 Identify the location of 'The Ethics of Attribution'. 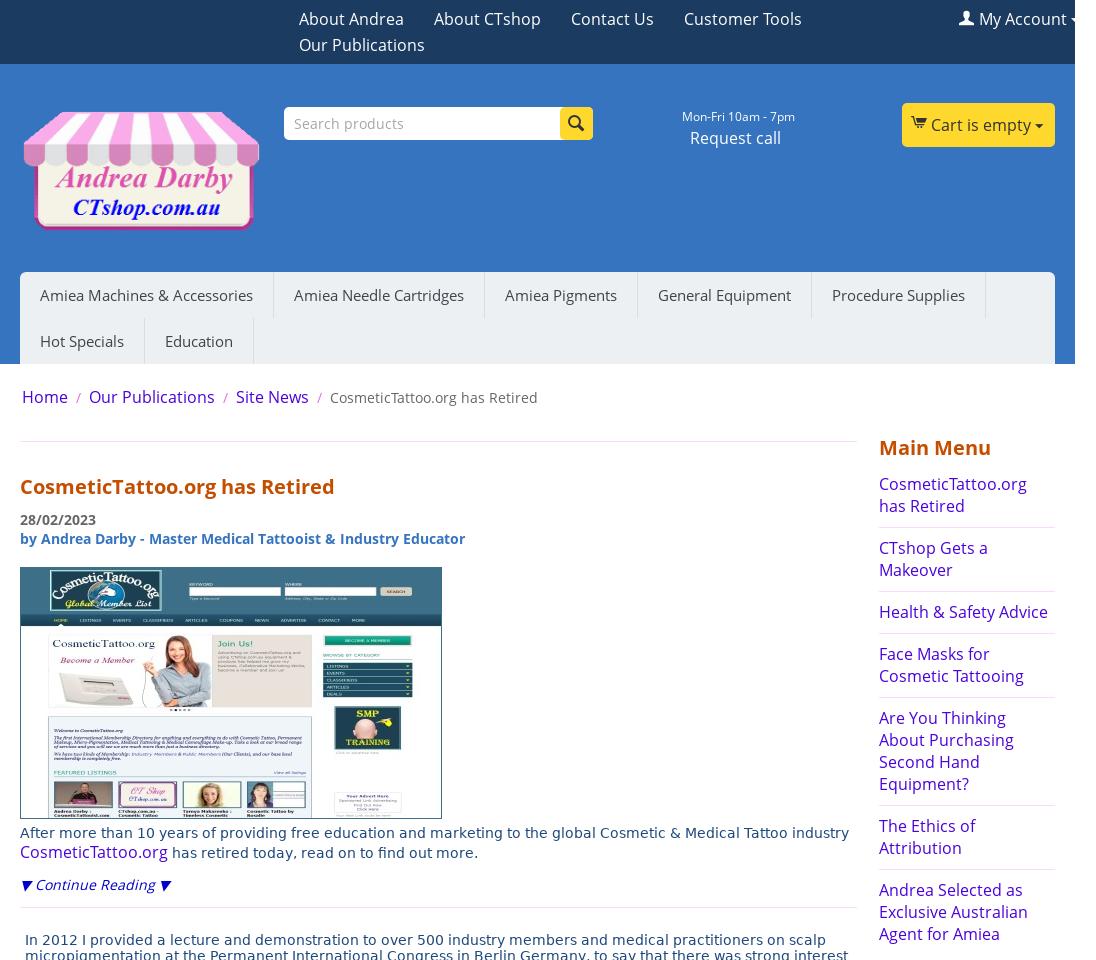
(925, 835).